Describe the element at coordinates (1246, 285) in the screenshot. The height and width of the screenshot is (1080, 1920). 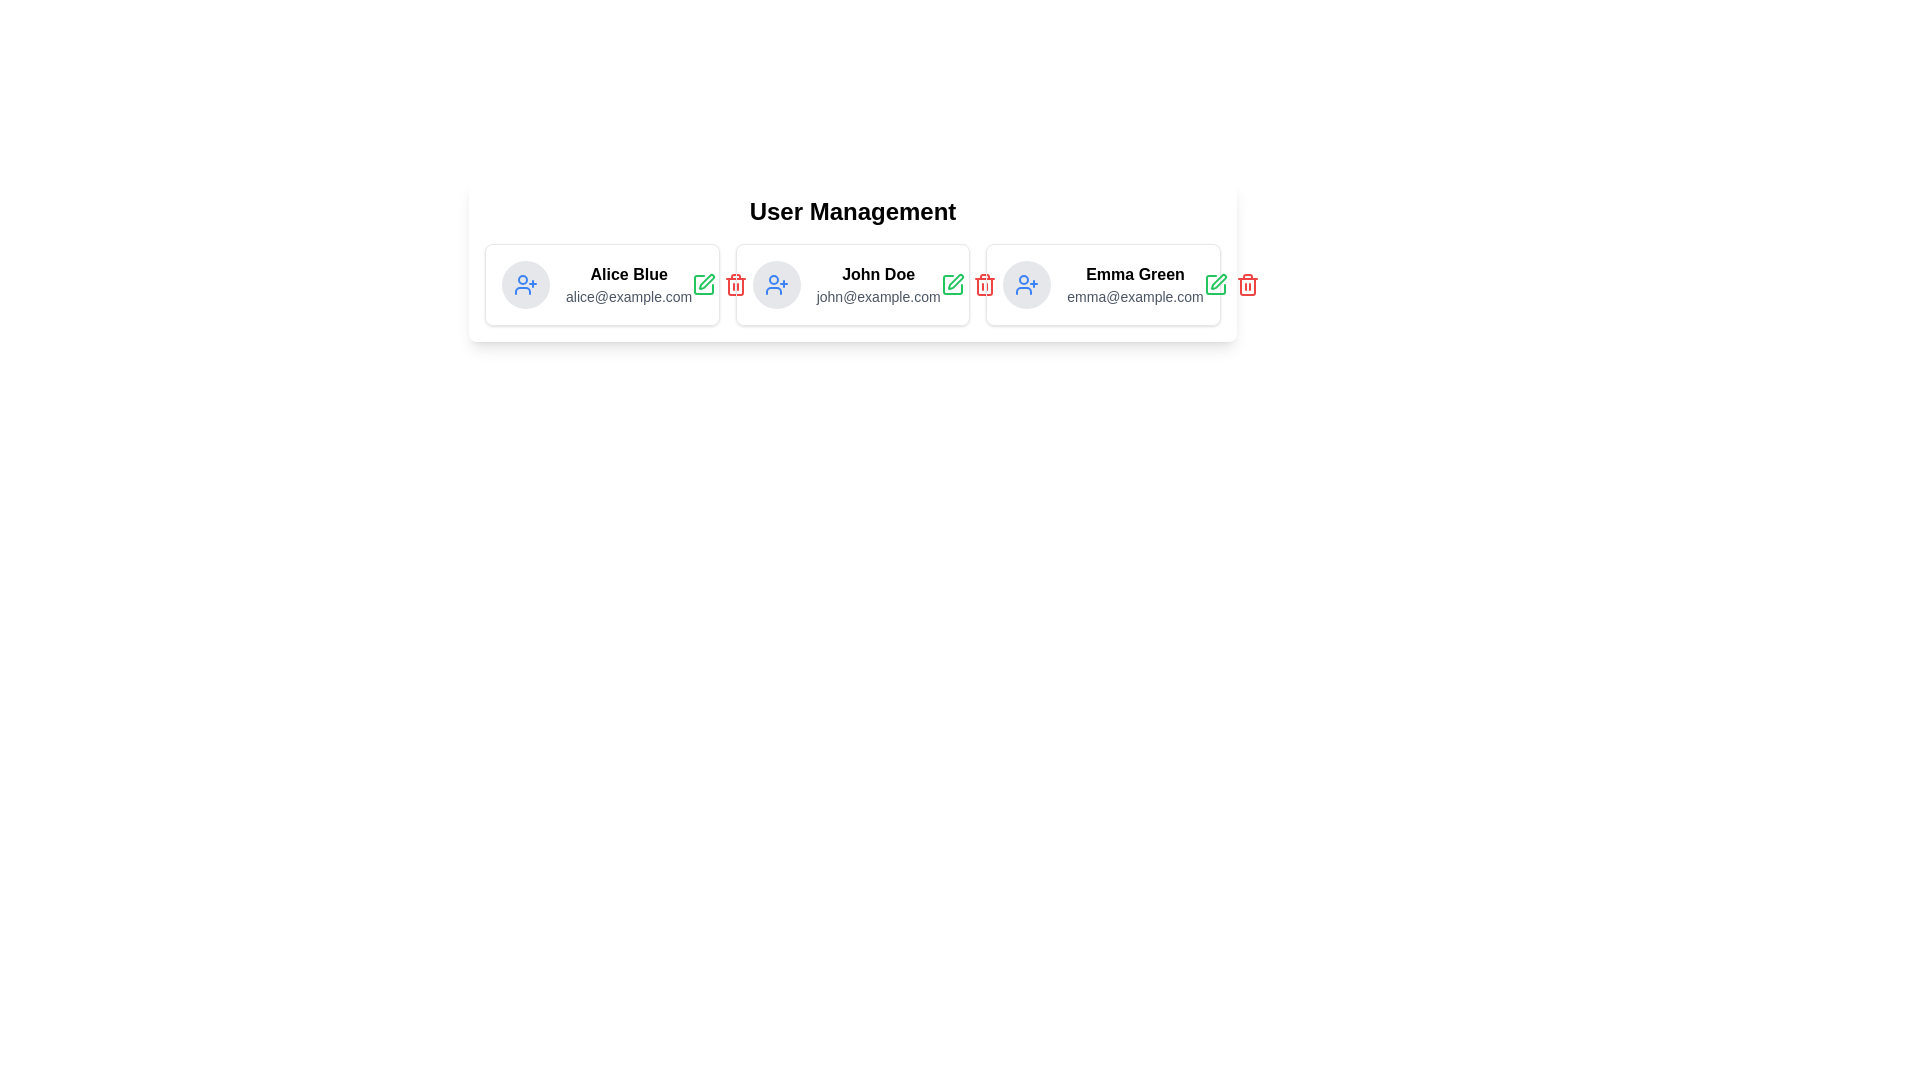
I see `the delete button associated with user 'Emma Green'` at that location.